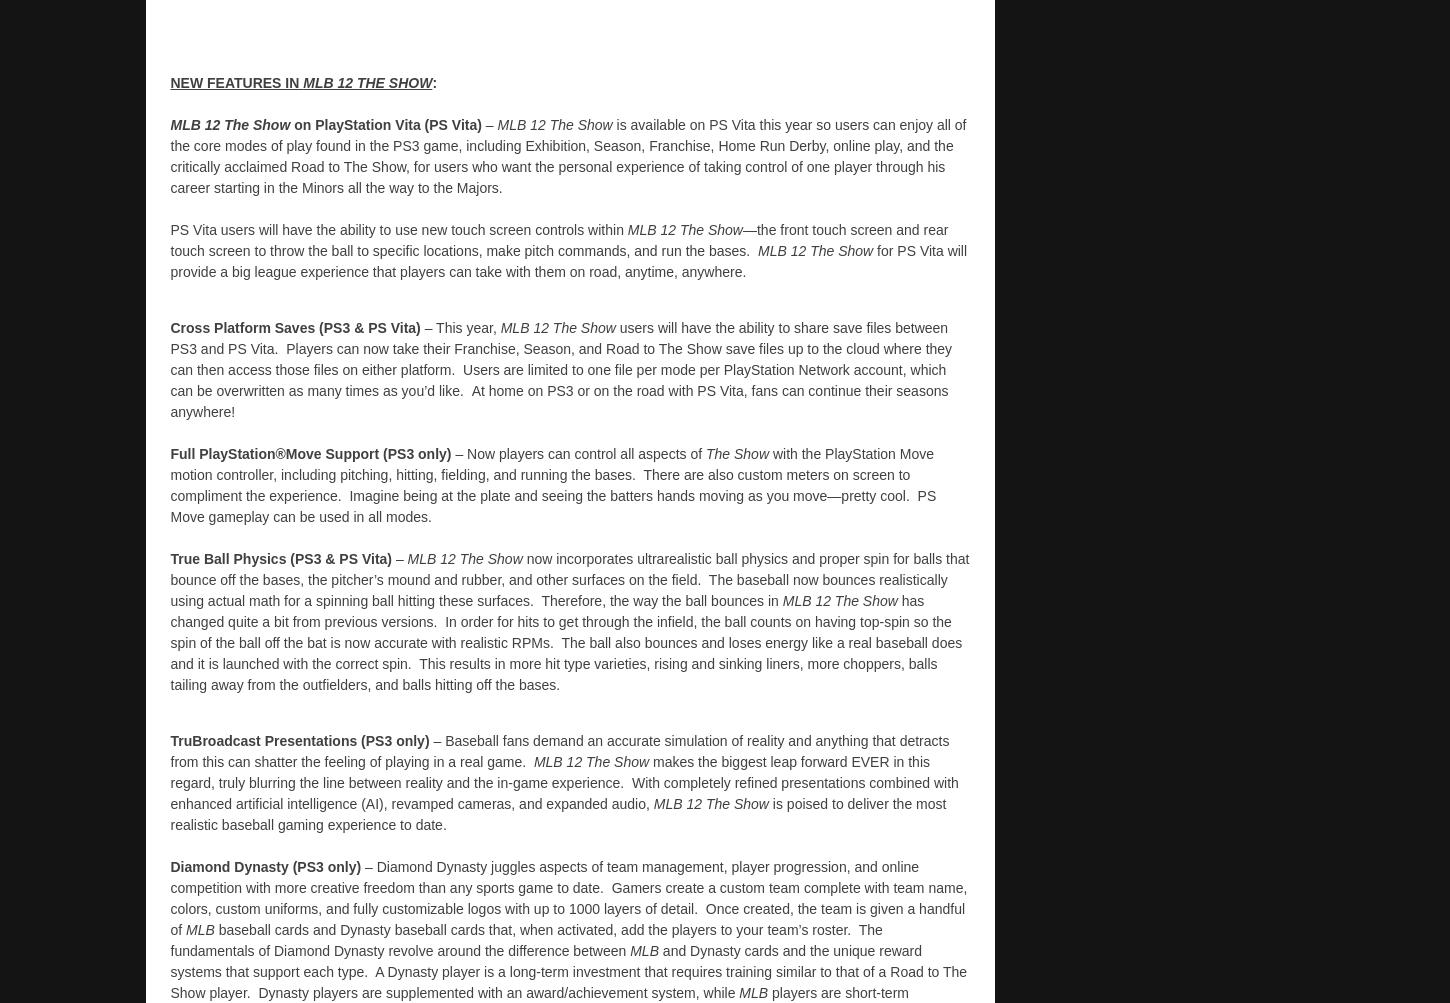 Image resolution: width=1450 pixels, height=1003 pixels. Describe the element at coordinates (561, 164) in the screenshot. I see `'Home Run Derby, online play, and the critically acclaimed Road to The Show, for users who want the personal experience of taking control of one player through his career starting in the Minors all the way to the Majors.'` at that location.